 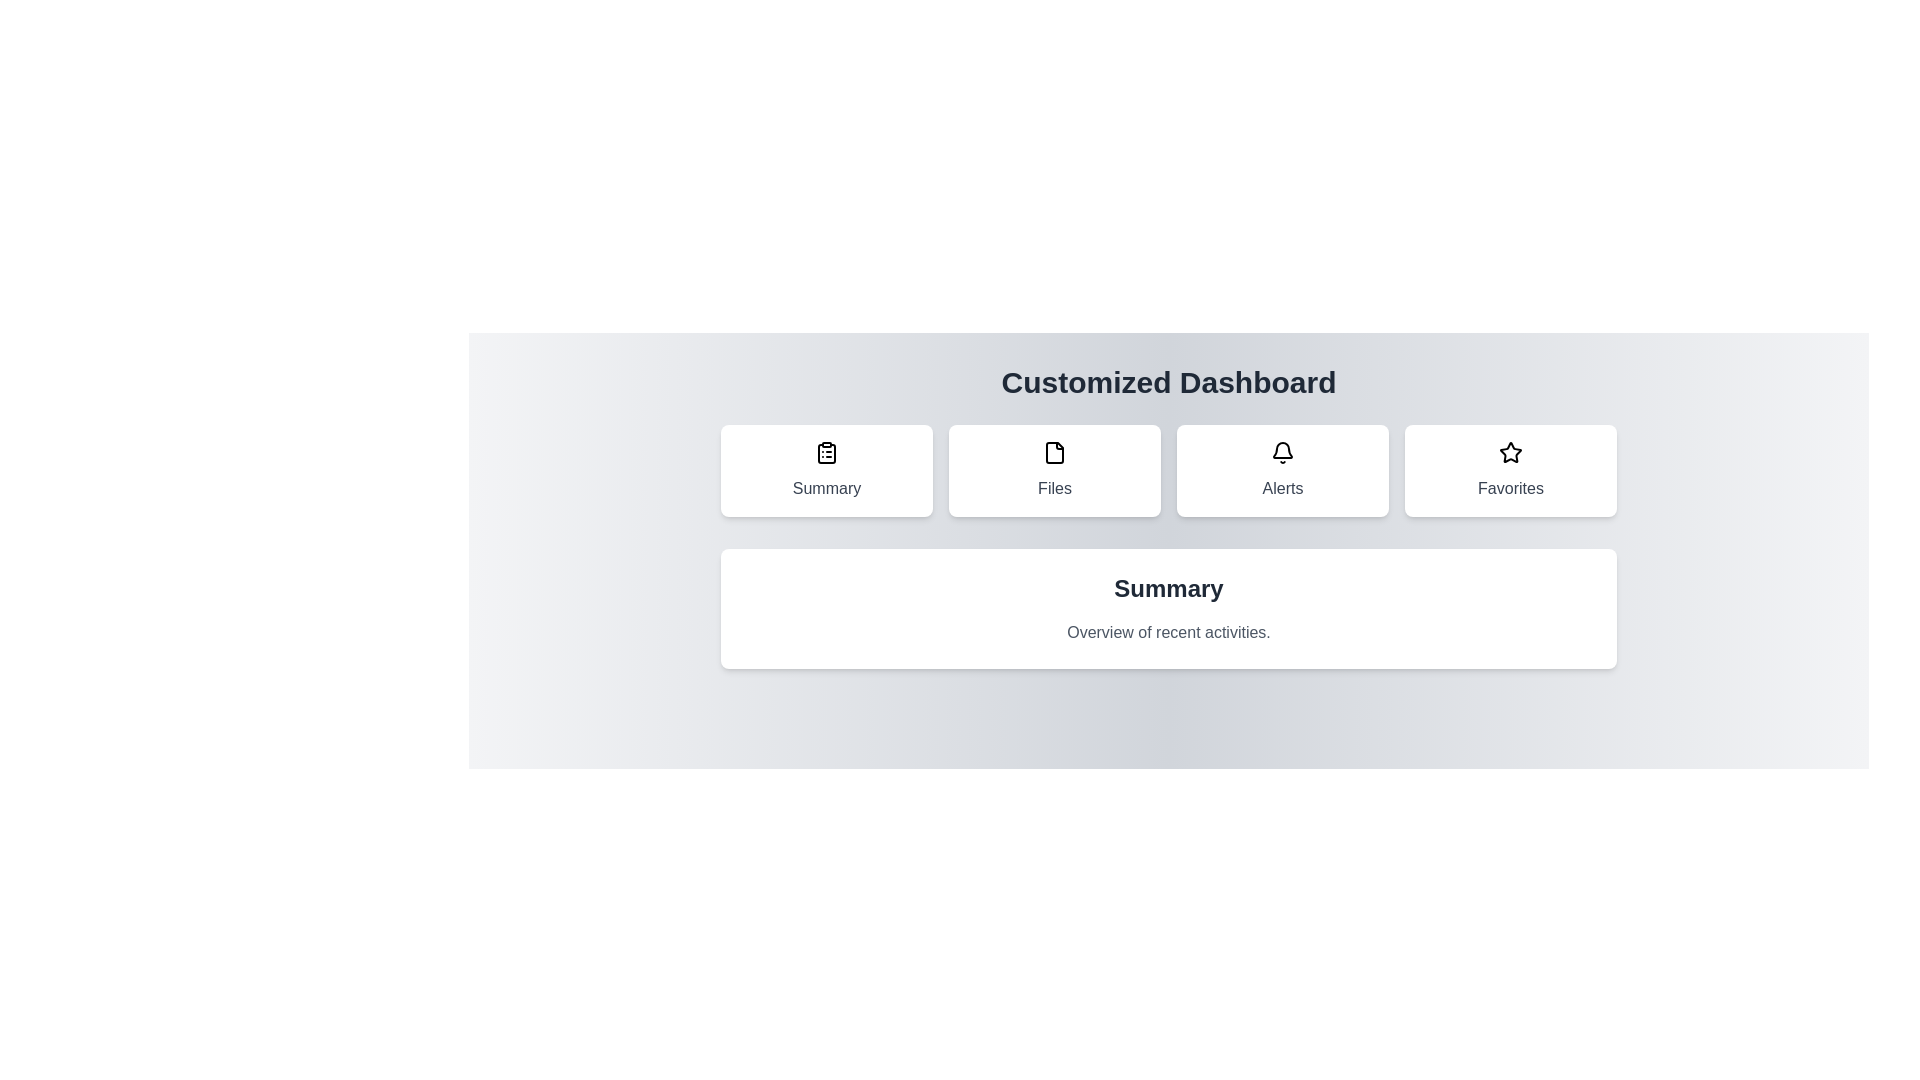 What do you see at coordinates (1054, 452) in the screenshot?
I see `the folder outline icon located within the 'Files' button, which is the second button from the left in the top row of the dashboard` at bounding box center [1054, 452].